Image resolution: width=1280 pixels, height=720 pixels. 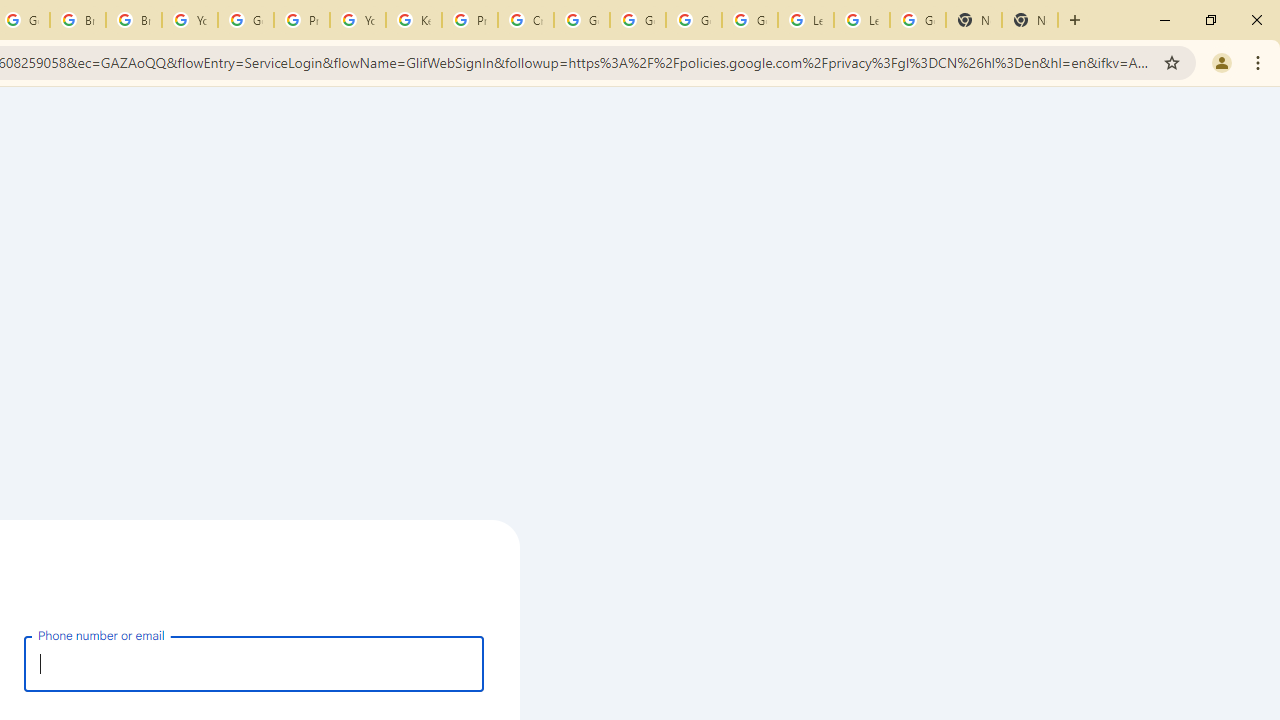 What do you see at coordinates (78, 20) in the screenshot?
I see `'Brand Resource Center'` at bounding box center [78, 20].